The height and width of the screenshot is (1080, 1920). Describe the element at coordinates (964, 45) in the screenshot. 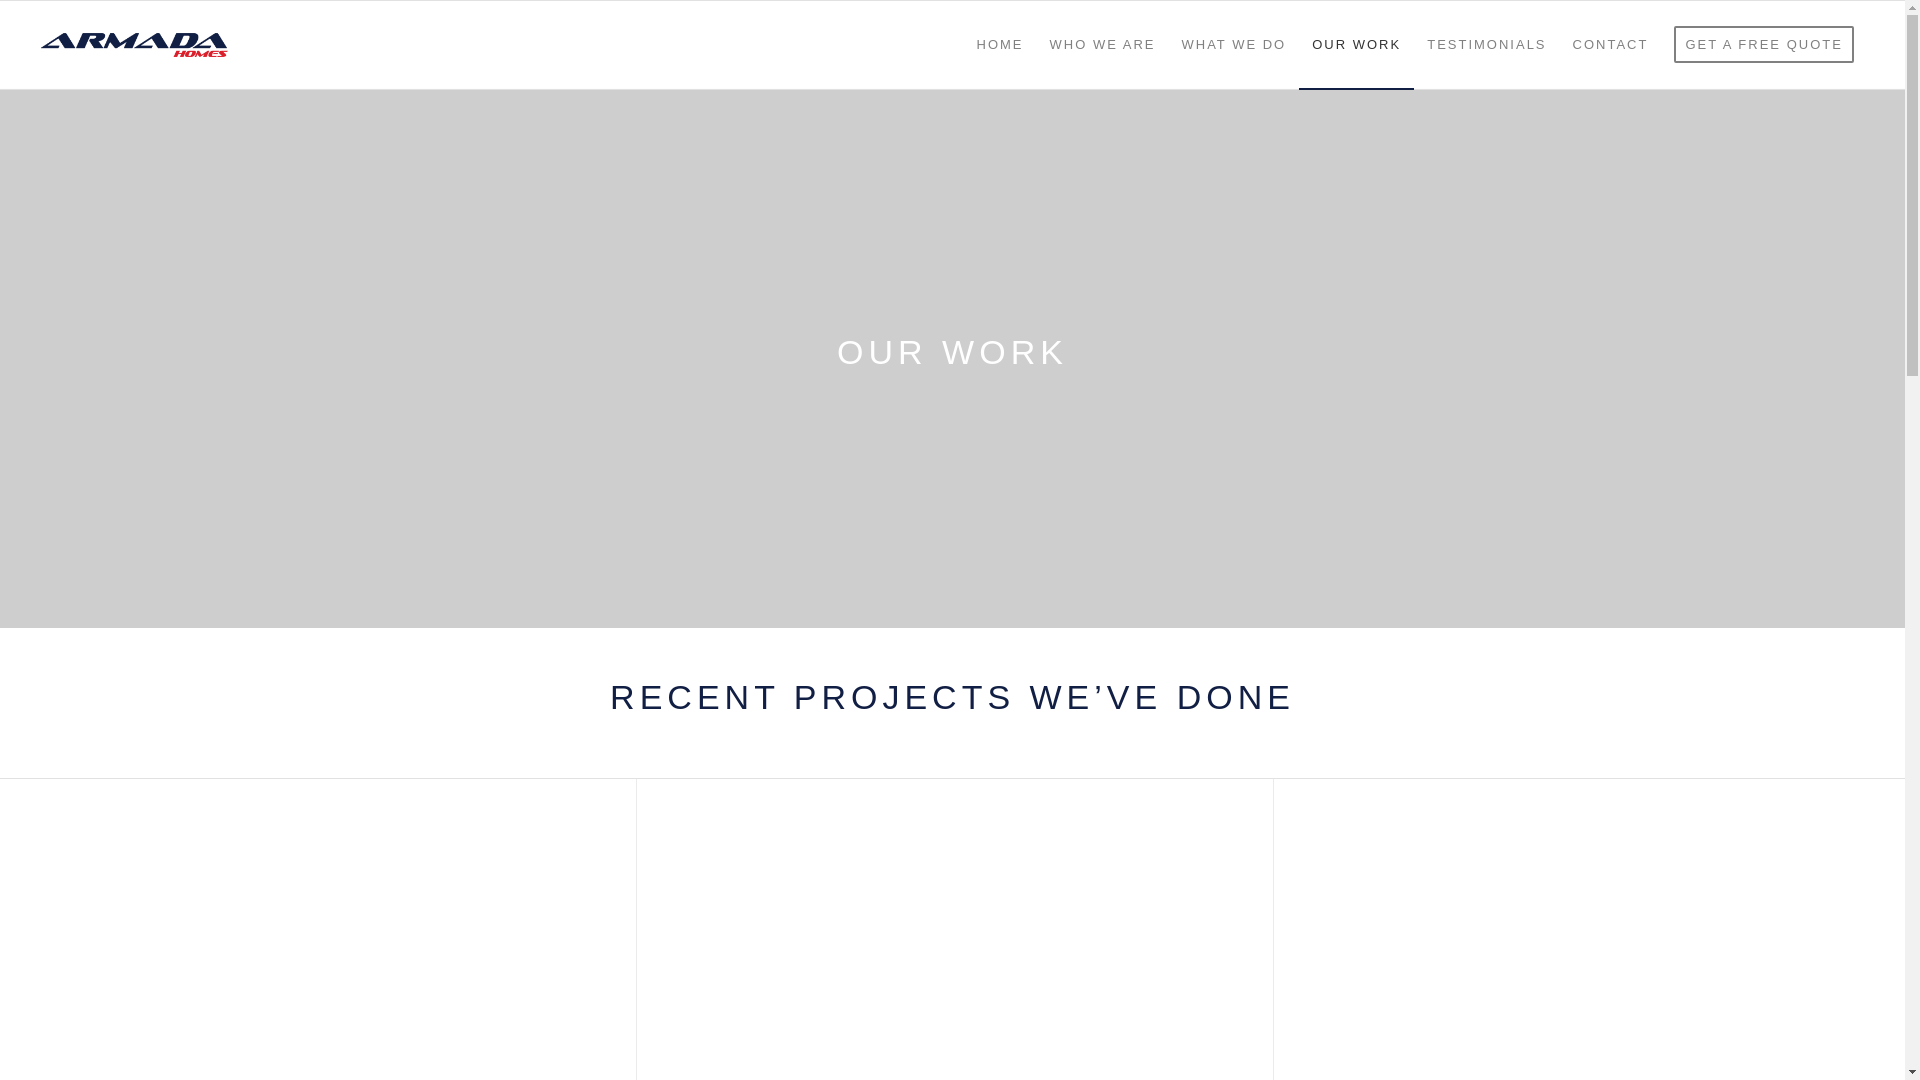

I see `'HOME'` at that location.